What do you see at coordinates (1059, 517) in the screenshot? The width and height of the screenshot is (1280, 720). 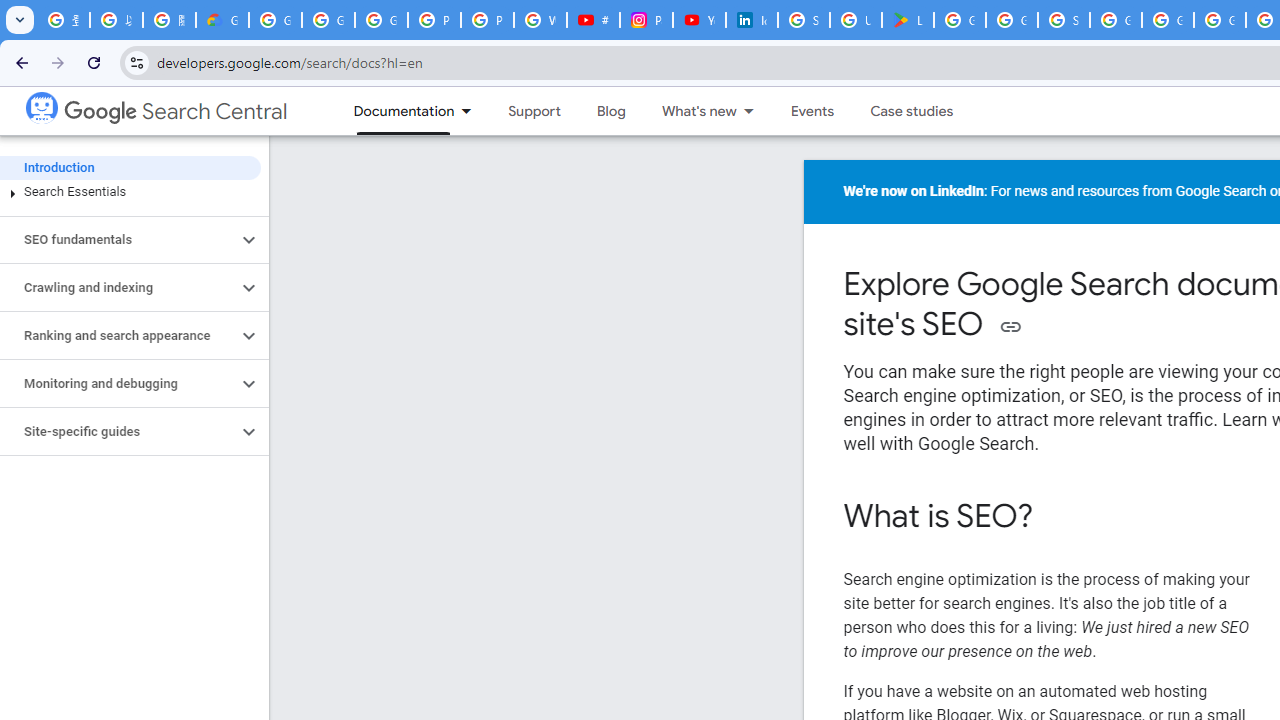 I see `'Copy link to this section: What is SEO? '` at bounding box center [1059, 517].